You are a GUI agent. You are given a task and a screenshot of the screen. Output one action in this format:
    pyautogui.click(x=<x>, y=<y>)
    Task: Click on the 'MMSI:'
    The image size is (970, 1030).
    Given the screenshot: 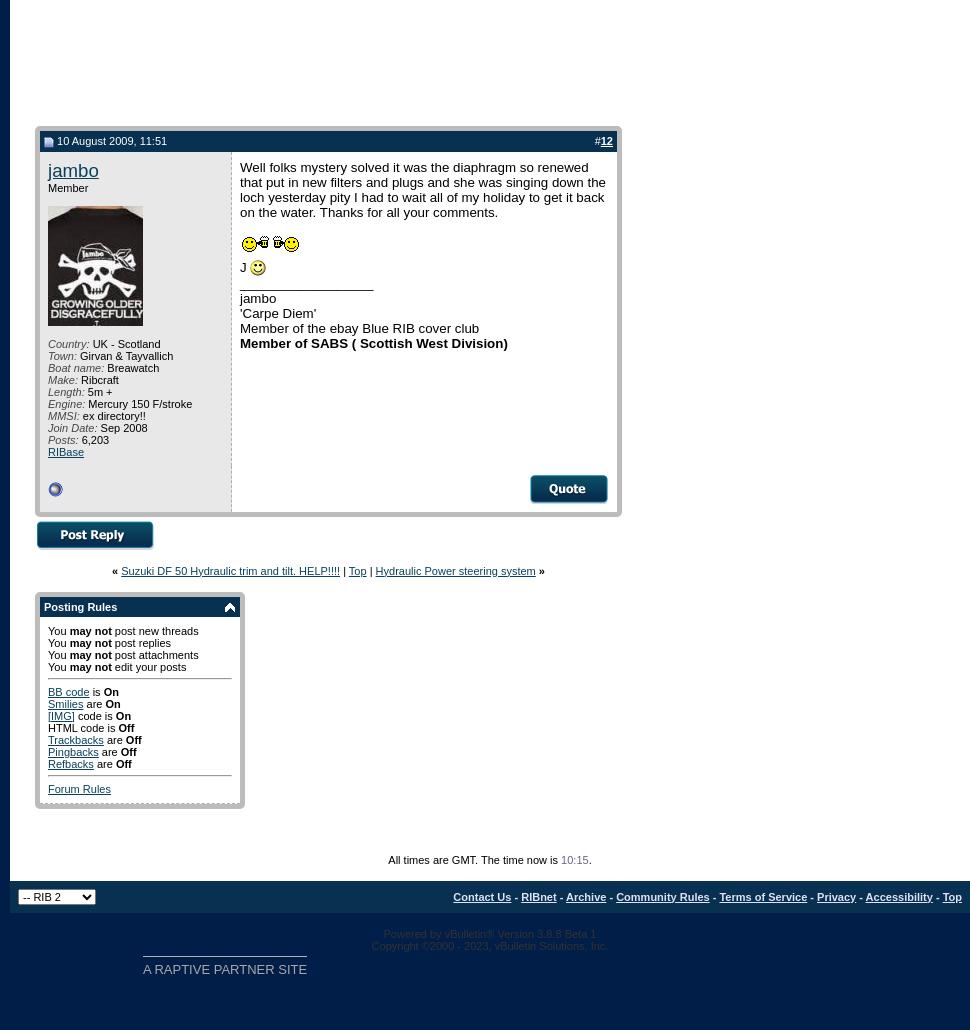 What is the action you would take?
    pyautogui.click(x=48, y=414)
    